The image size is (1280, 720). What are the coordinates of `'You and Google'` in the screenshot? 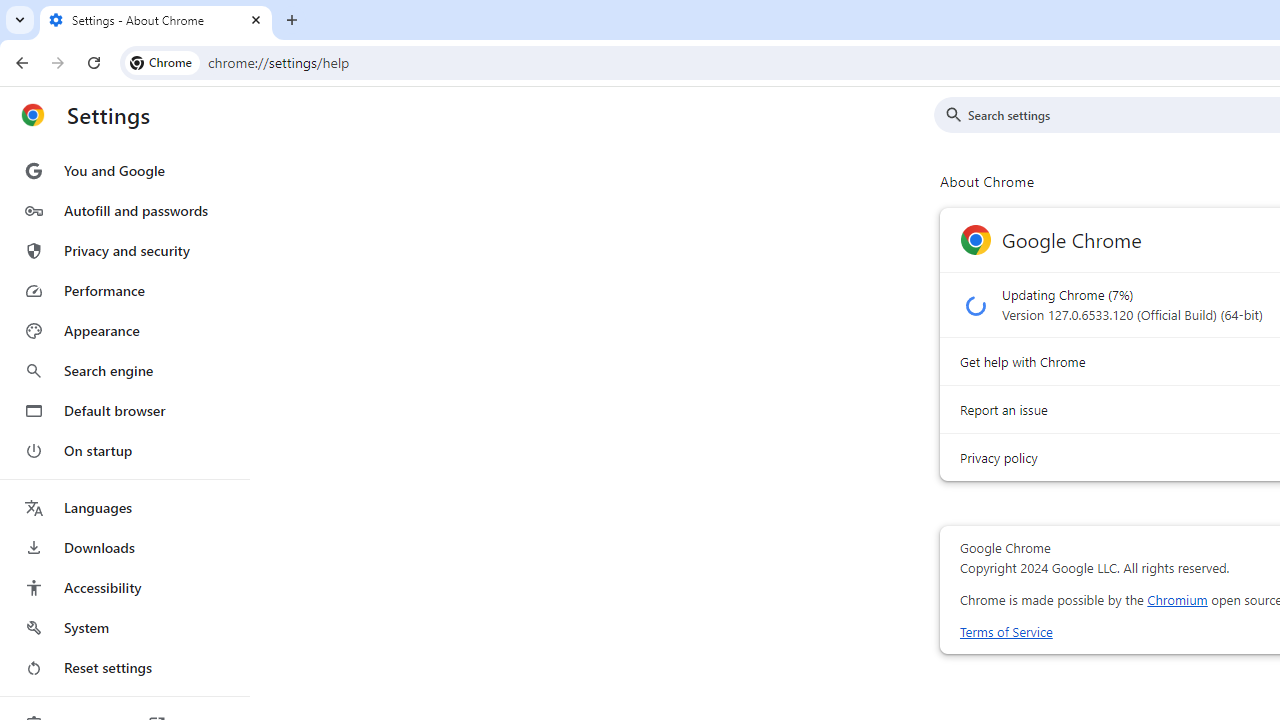 It's located at (123, 170).